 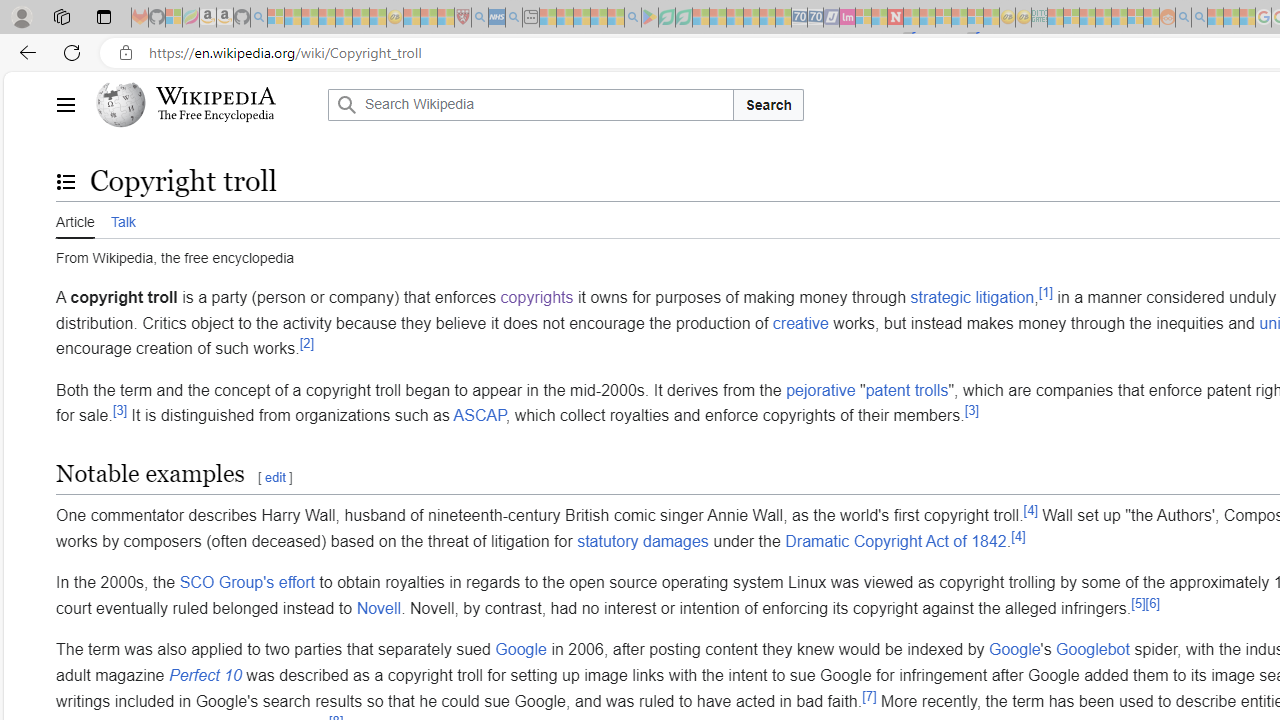 I want to click on 'Search Wikipedia', so click(x=531, y=105).